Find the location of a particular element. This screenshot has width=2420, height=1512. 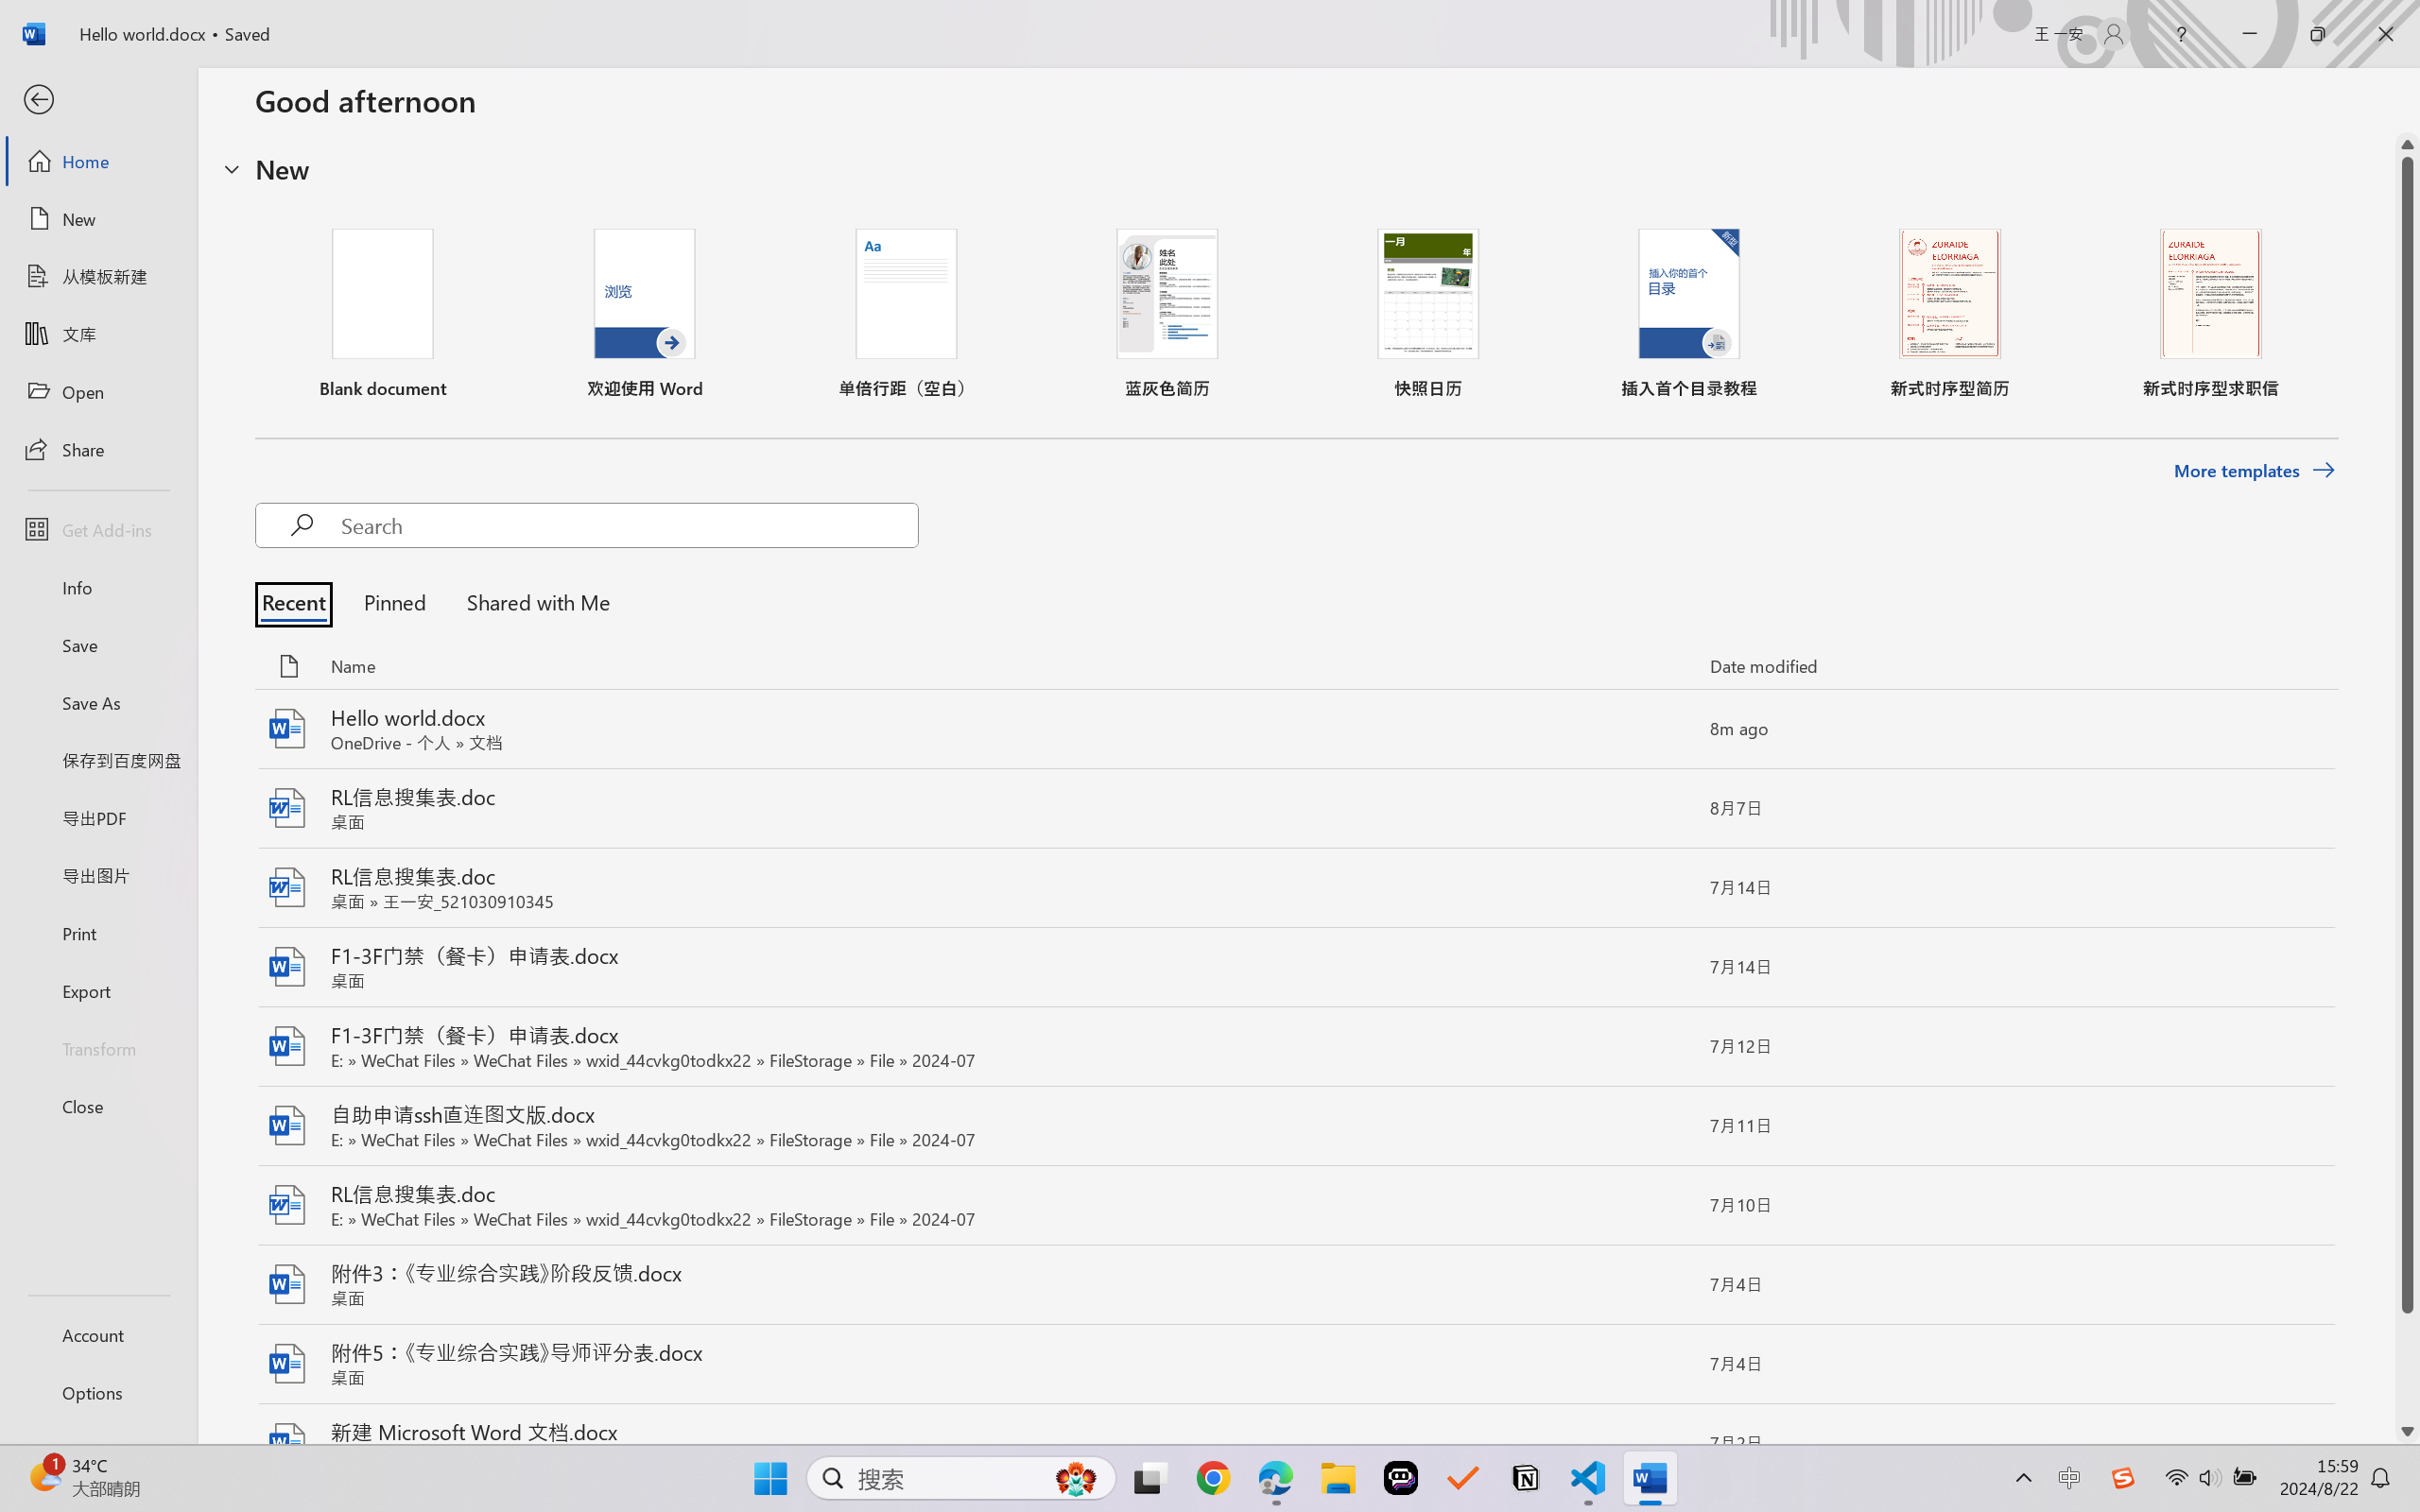

'Account' is located at coordinates (97, 1334).